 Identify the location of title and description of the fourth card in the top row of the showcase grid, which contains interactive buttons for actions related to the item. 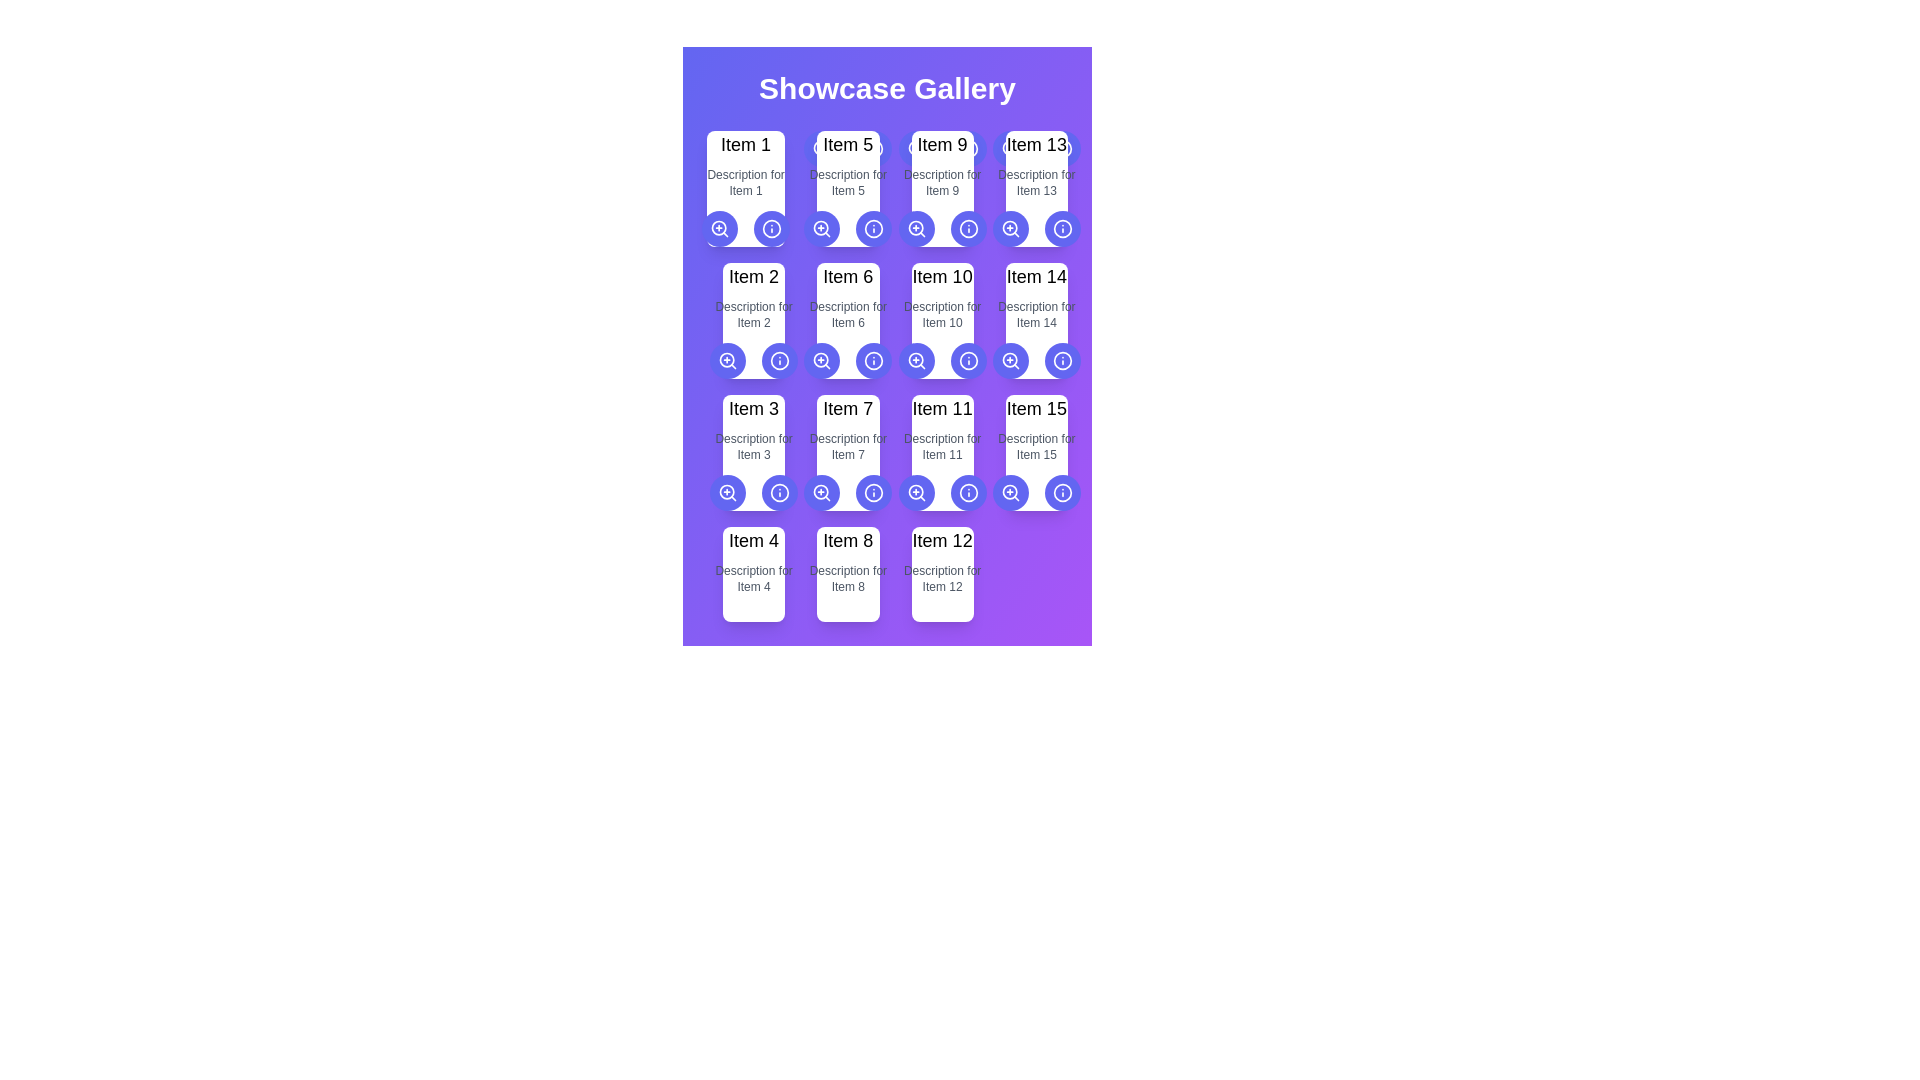
(1036, 189).